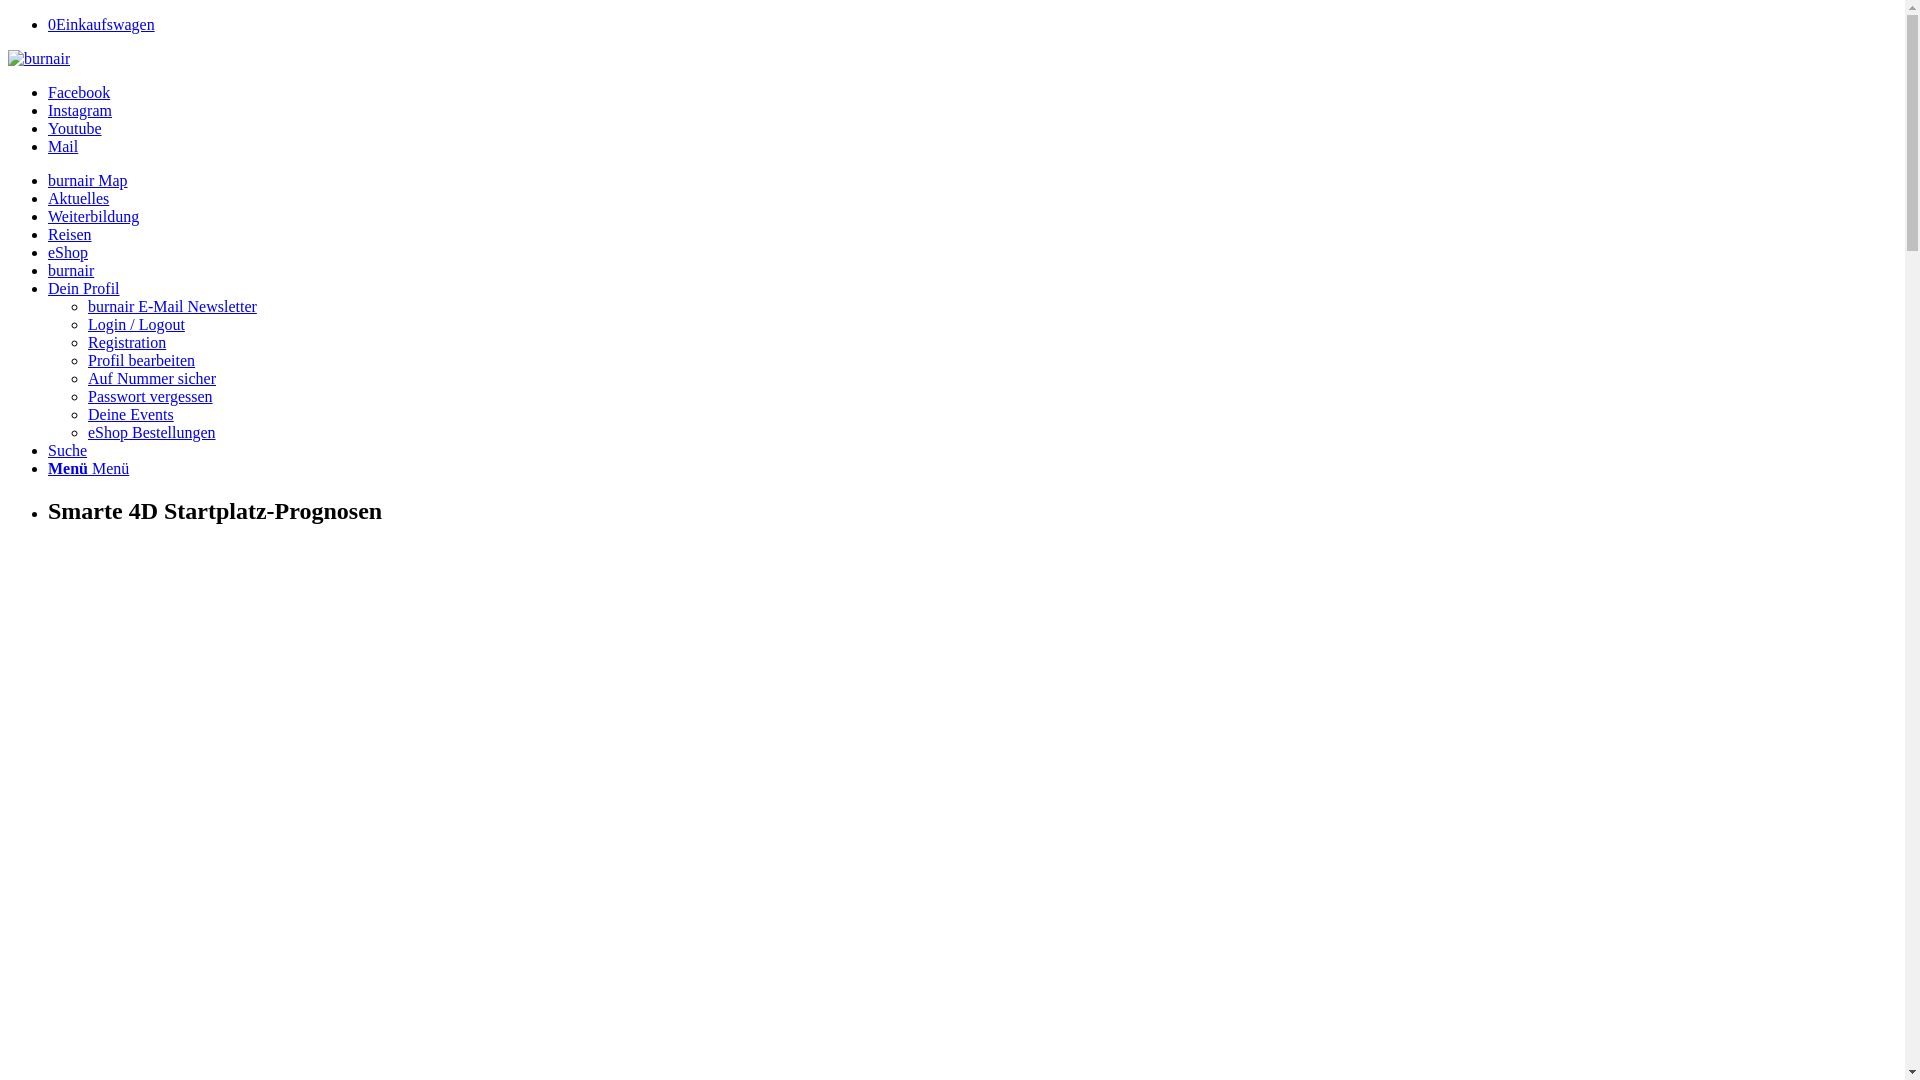 This screenshot has width=1920, height=1080. I want to click on 'Suche', so click(48, 450).